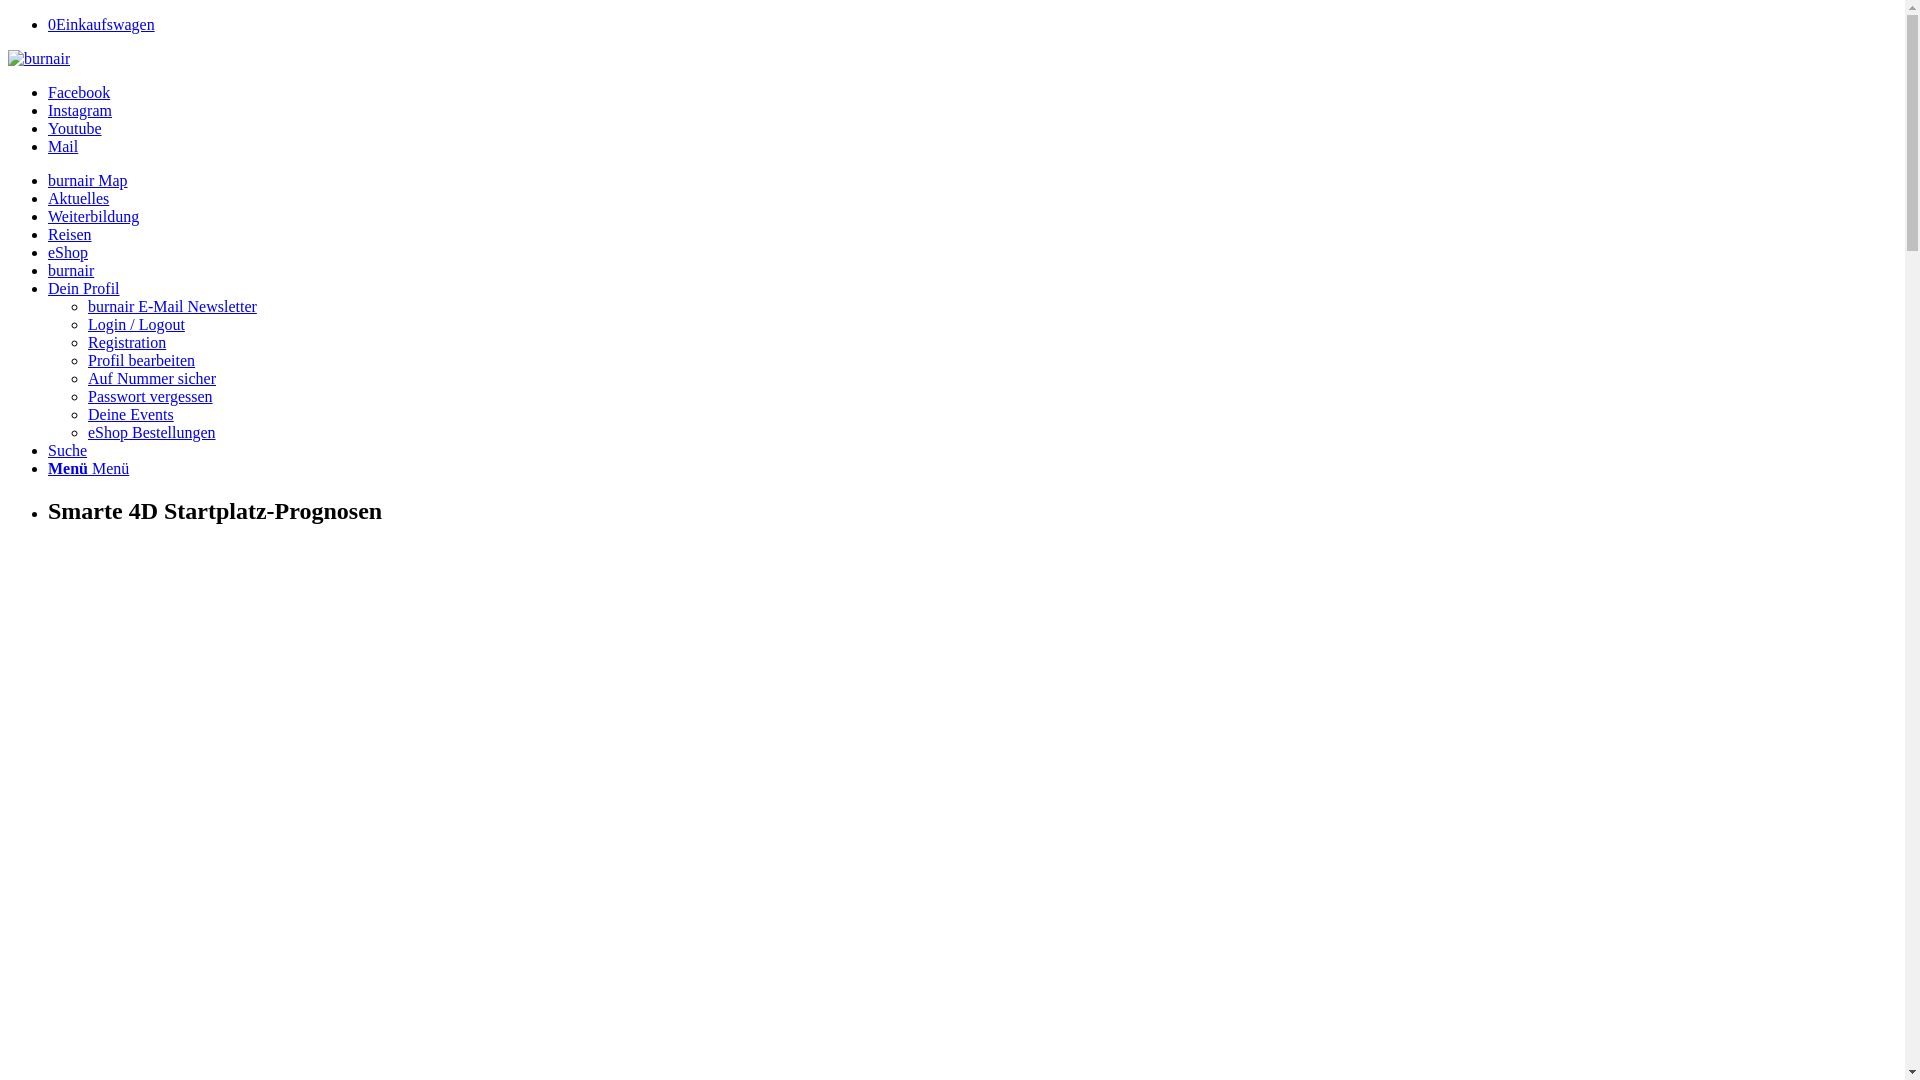 This screenshot has width=1920, height=1080. I want to click on 'Suche', so click(48, 450).